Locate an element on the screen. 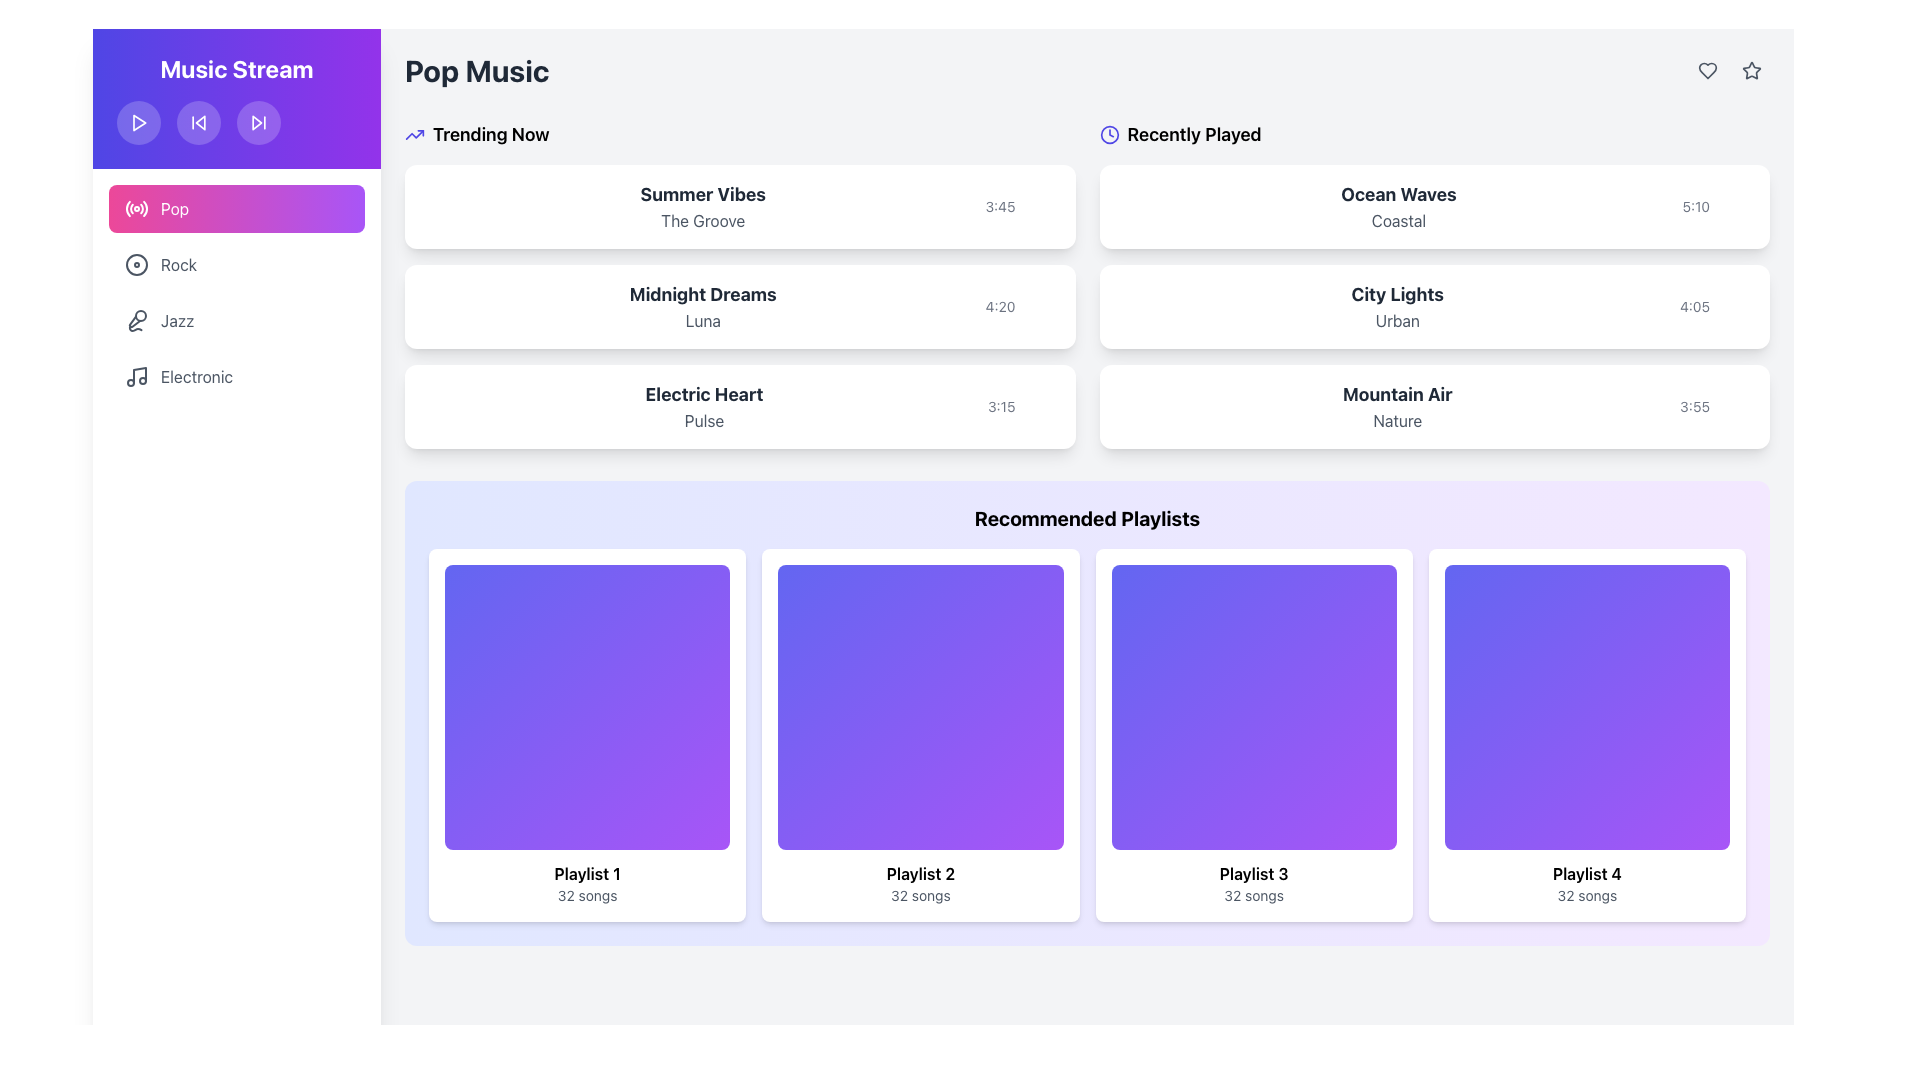  the first entry in the vertically stacked list of trending songs under the 'Trending Now' section, which displays the song's title, artist, and duration is located at coordinates (739, 207).